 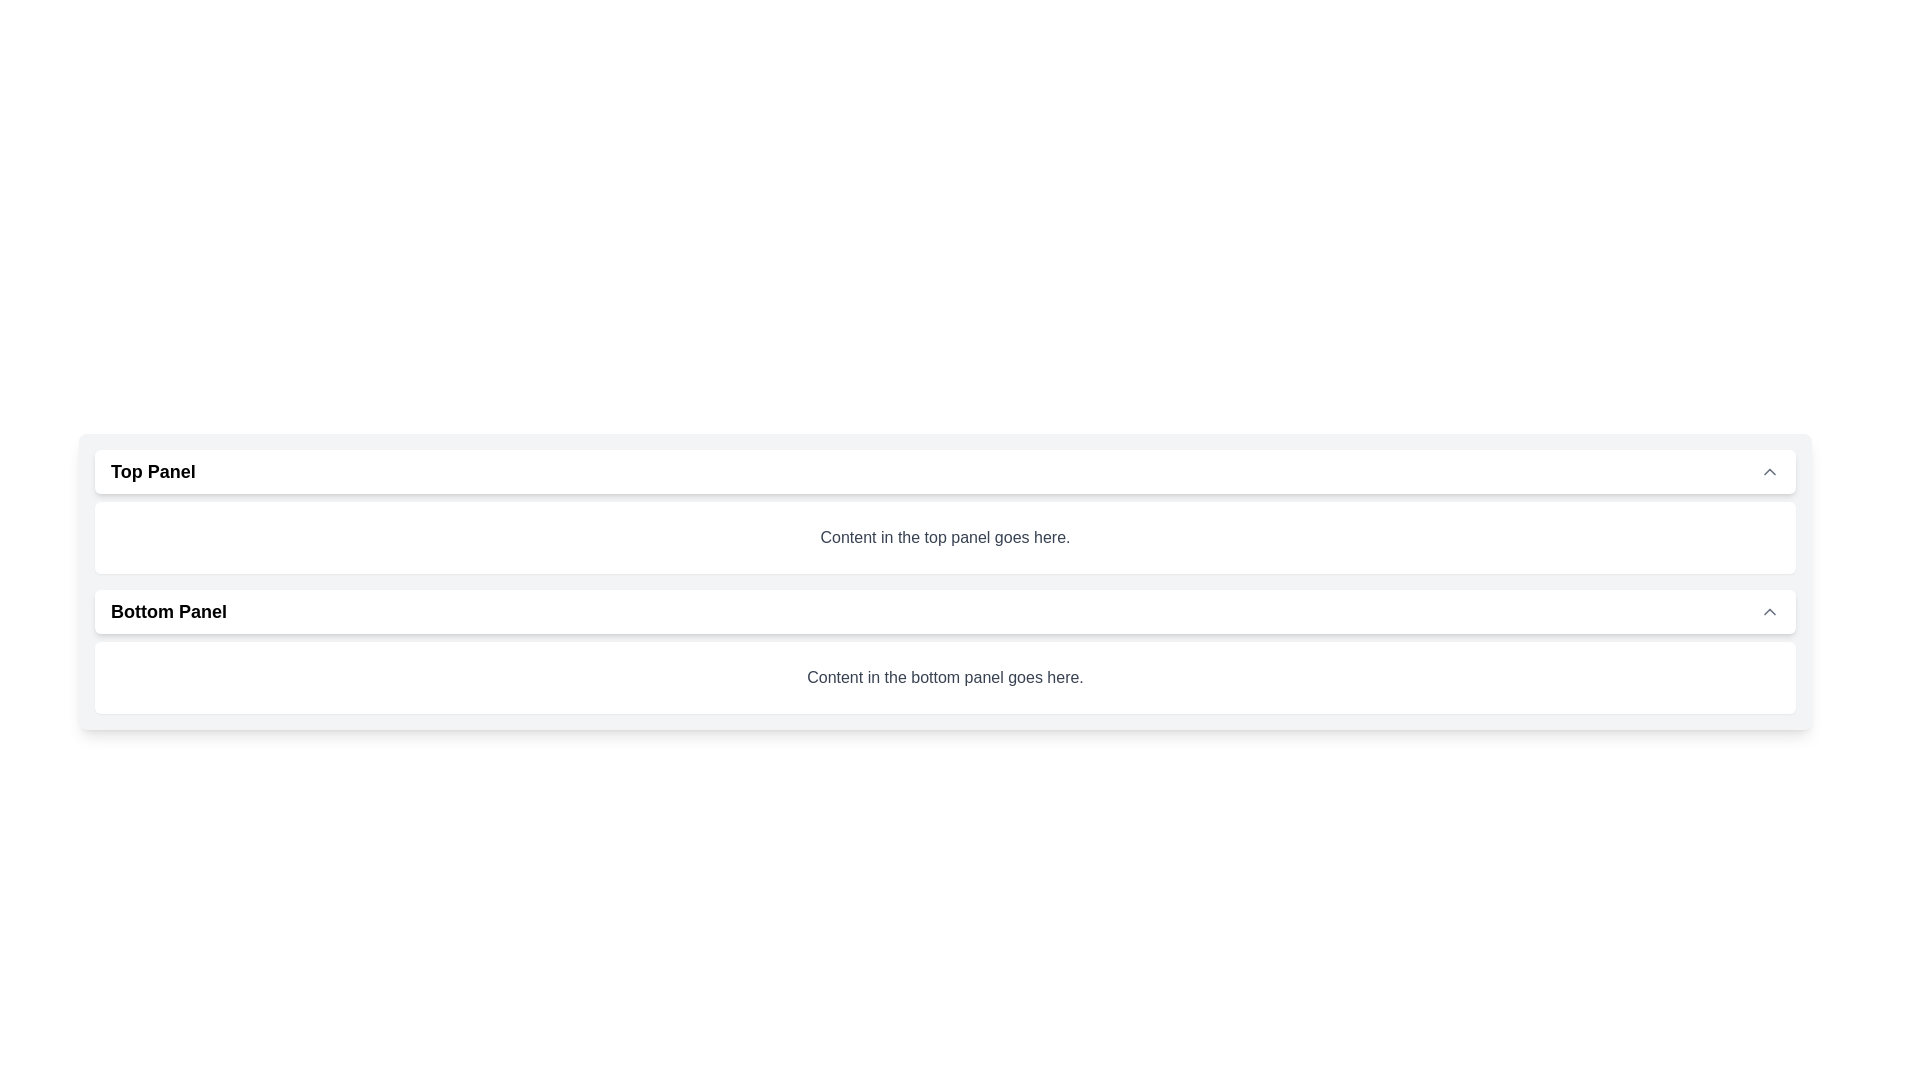 I want to click on the text field located in the bottom panel, which serves as a descriptor or content placeholder, so click(x=944, y=677).